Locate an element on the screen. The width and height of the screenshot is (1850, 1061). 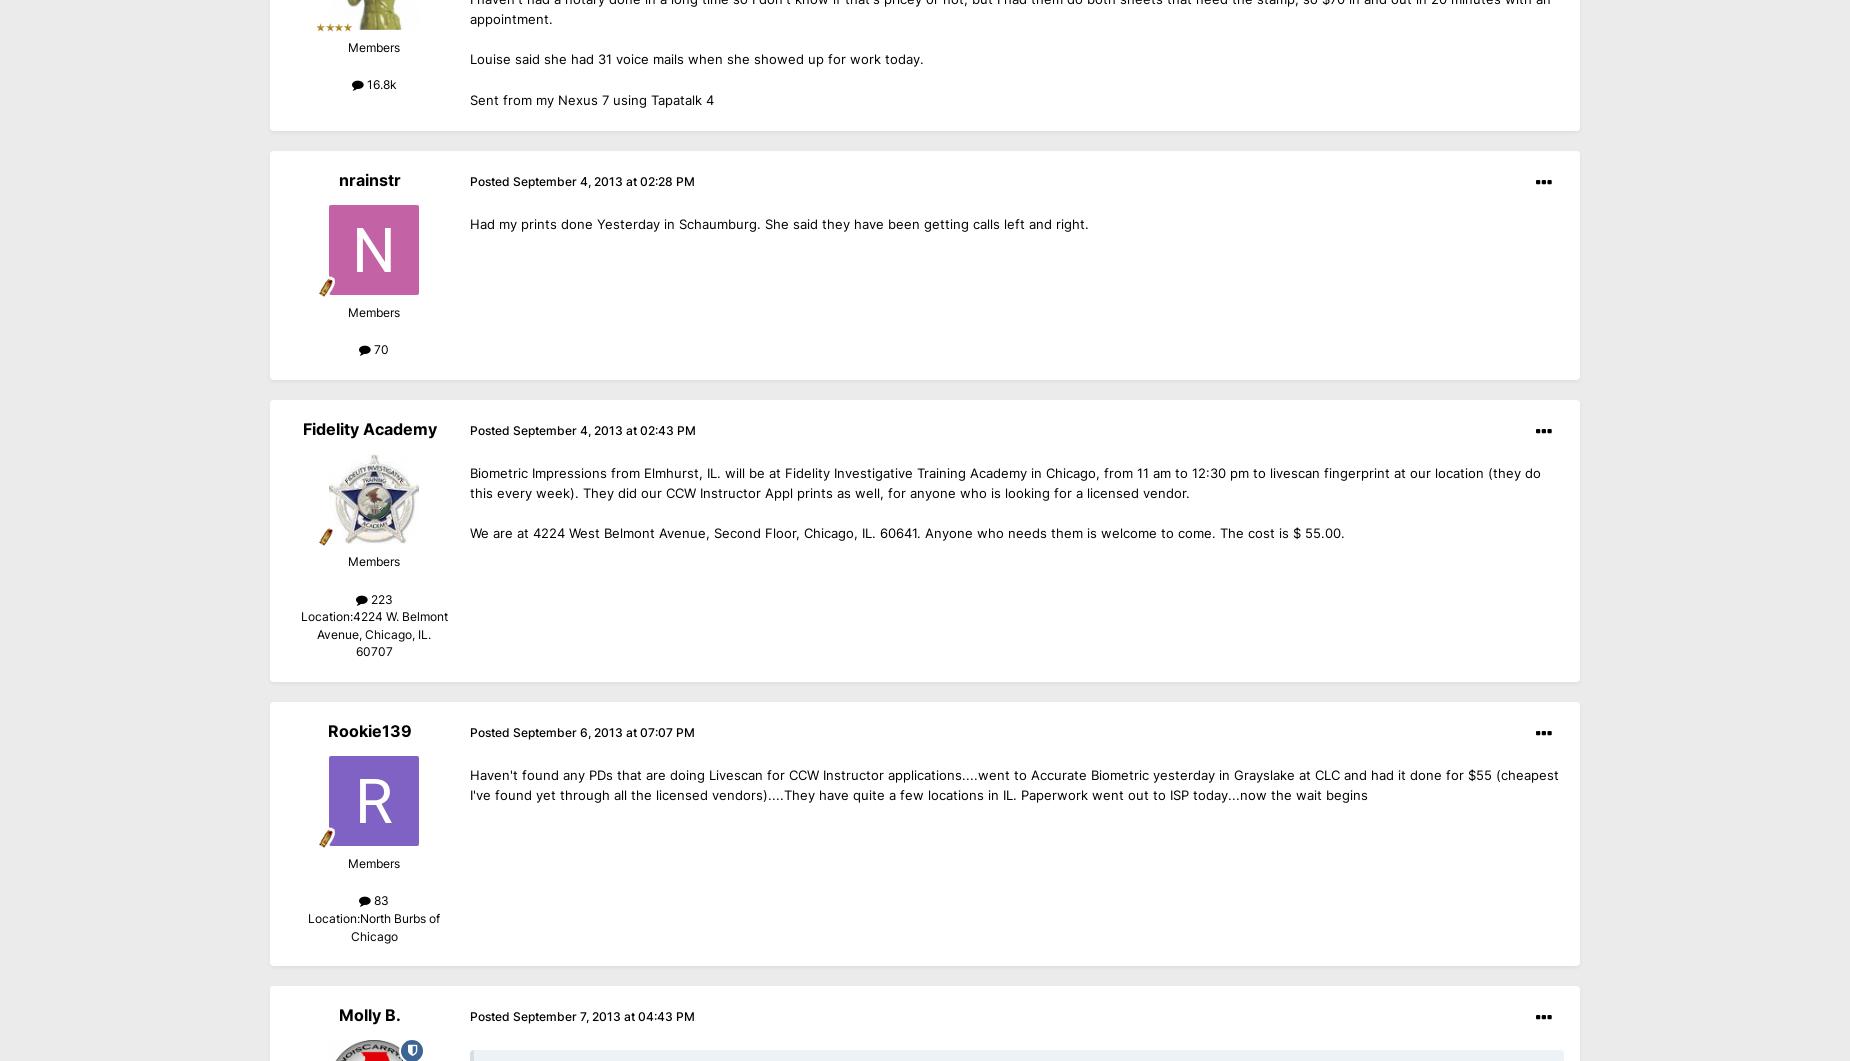
'Biometric Impressions from Elmhurst, IL. will be at Fidelity Investigative Training Academy in Chicago, from 11 am to 12:30 pm to livescan fingerprint at our location (they do this every week). They did our CCW Instructor Appl prints as well, for anyone who is looking for a licensed vendor.' is located at coordinates (1004, 482).